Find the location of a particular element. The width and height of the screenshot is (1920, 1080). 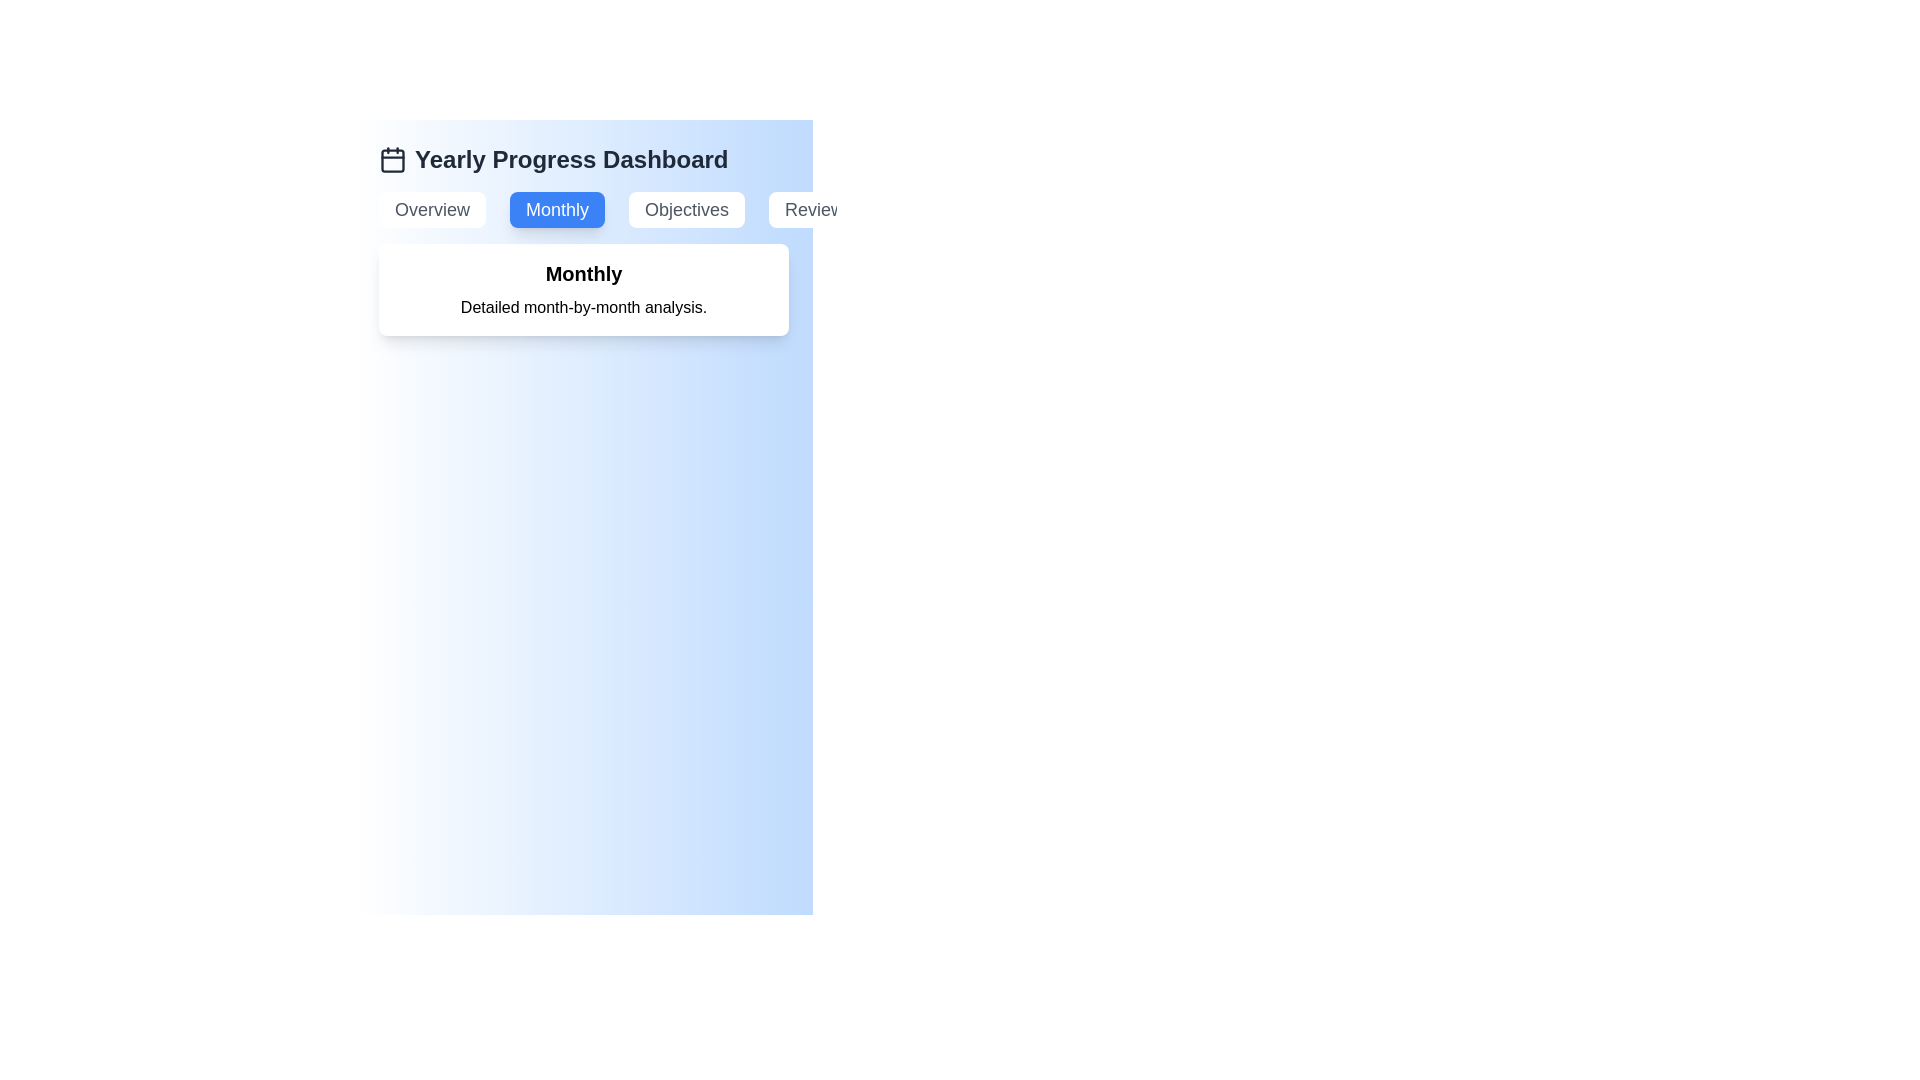

the tab labeled 'Review' to activate it is located at coordinates (814, 209).